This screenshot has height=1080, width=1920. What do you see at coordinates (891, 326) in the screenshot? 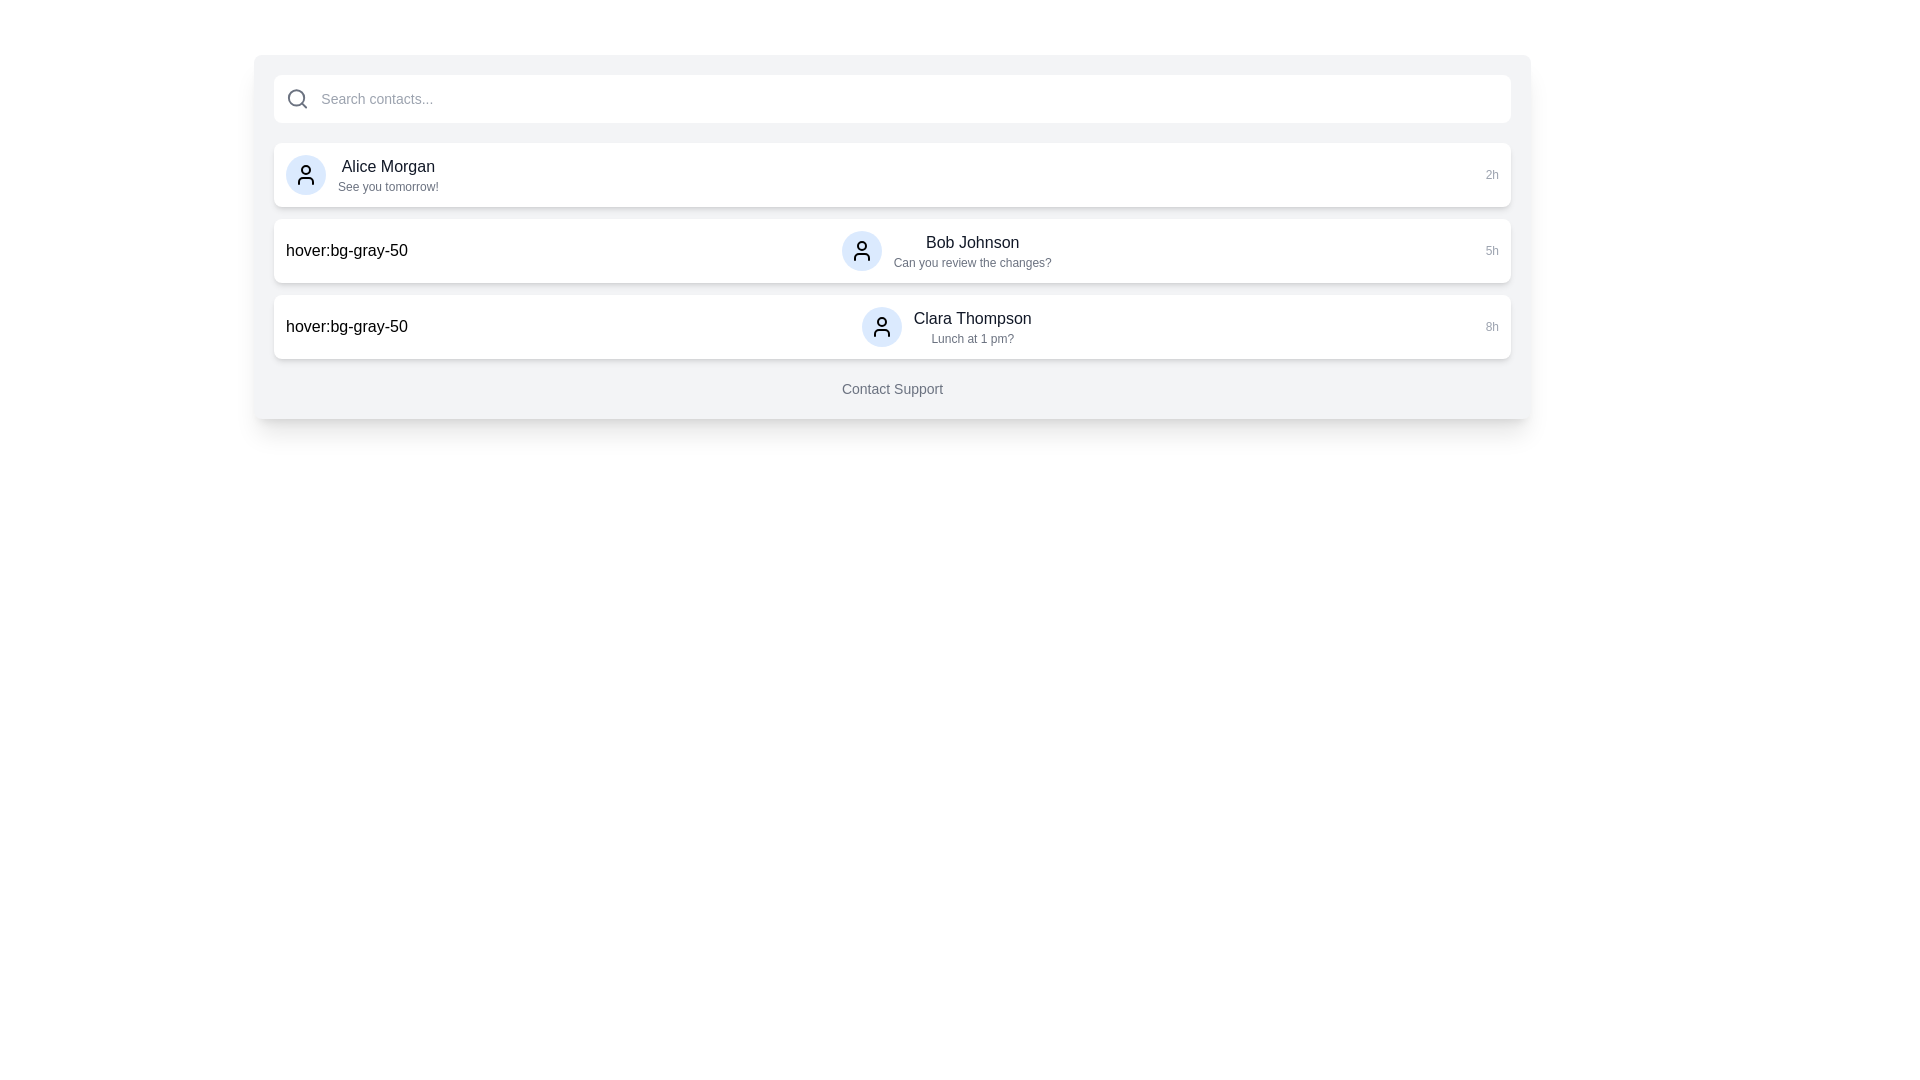
I see `the third contact card in the vertical list` at bounding box center [891, 326].